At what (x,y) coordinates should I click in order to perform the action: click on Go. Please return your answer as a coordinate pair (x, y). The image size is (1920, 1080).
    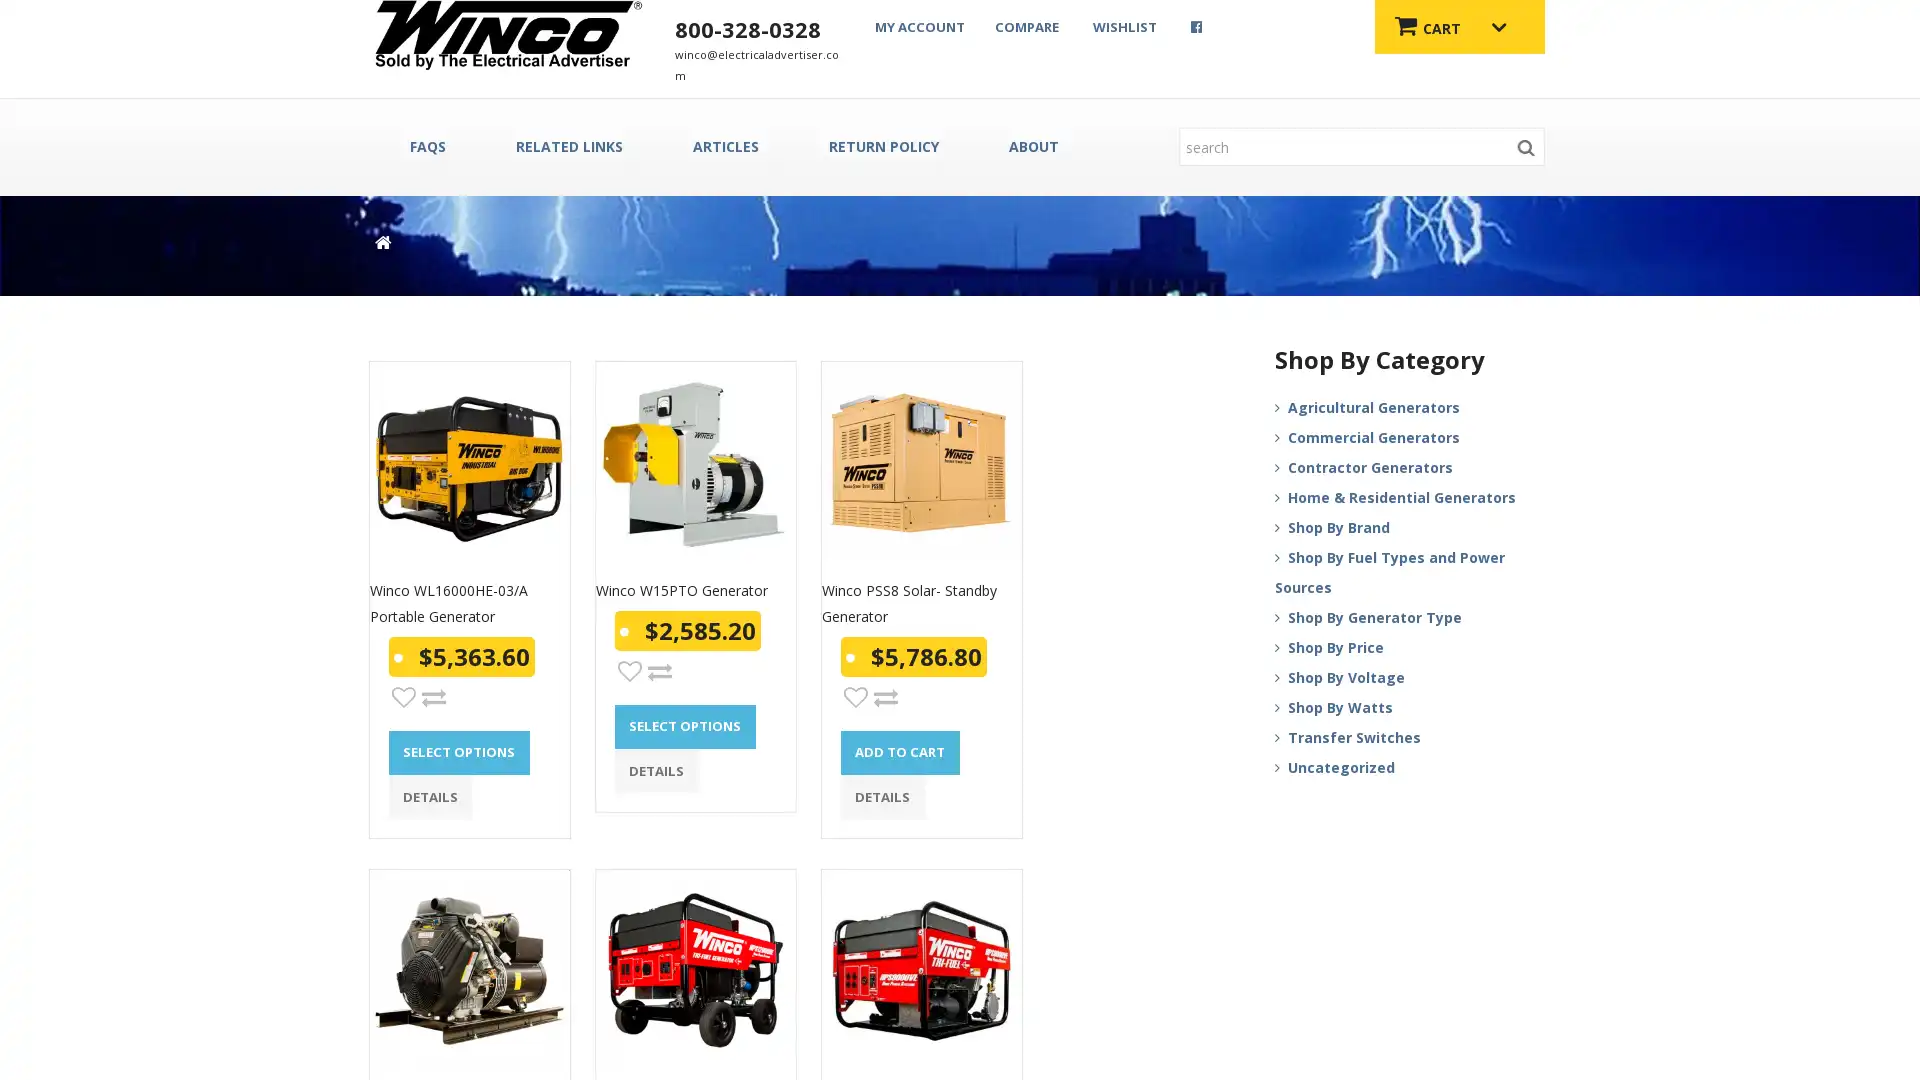
    Looking at the image, I should click on (1525, 145).